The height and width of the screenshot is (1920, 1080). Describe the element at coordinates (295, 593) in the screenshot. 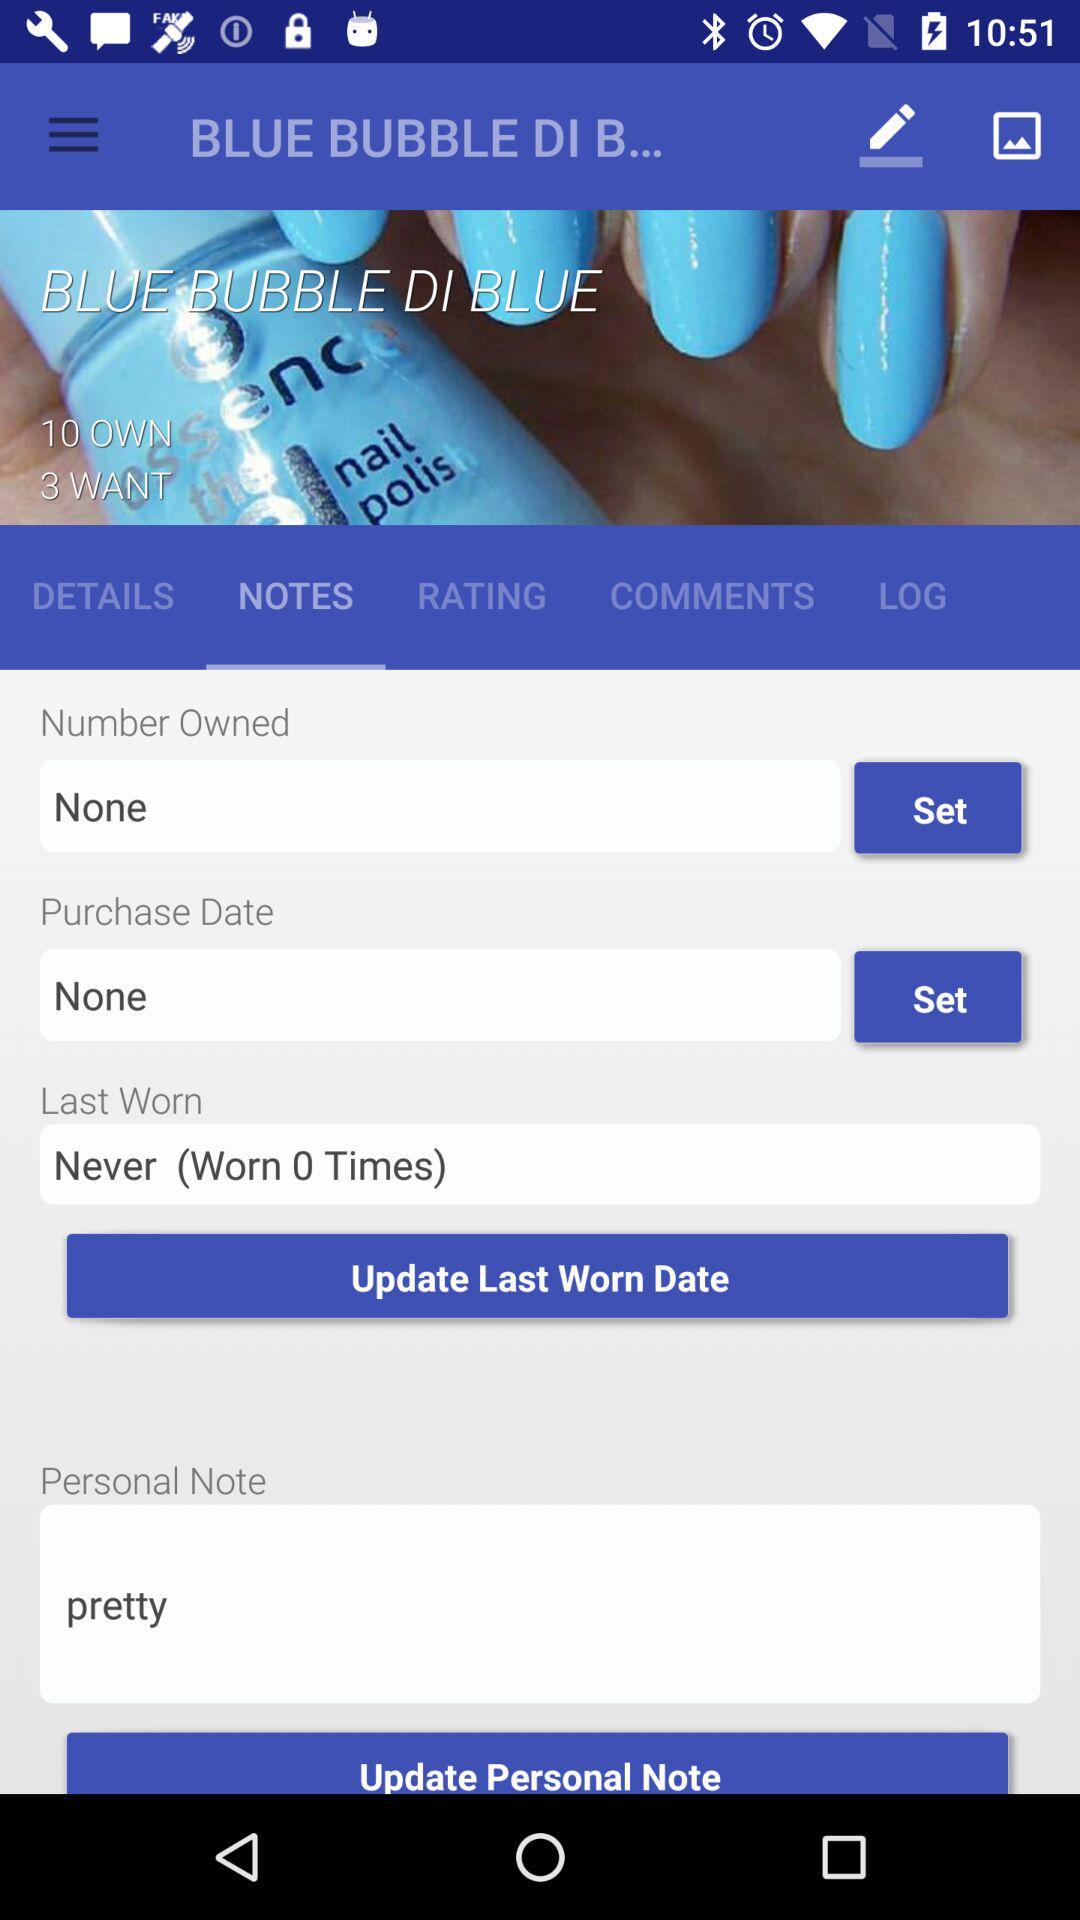

I see `the notes item` at that location.